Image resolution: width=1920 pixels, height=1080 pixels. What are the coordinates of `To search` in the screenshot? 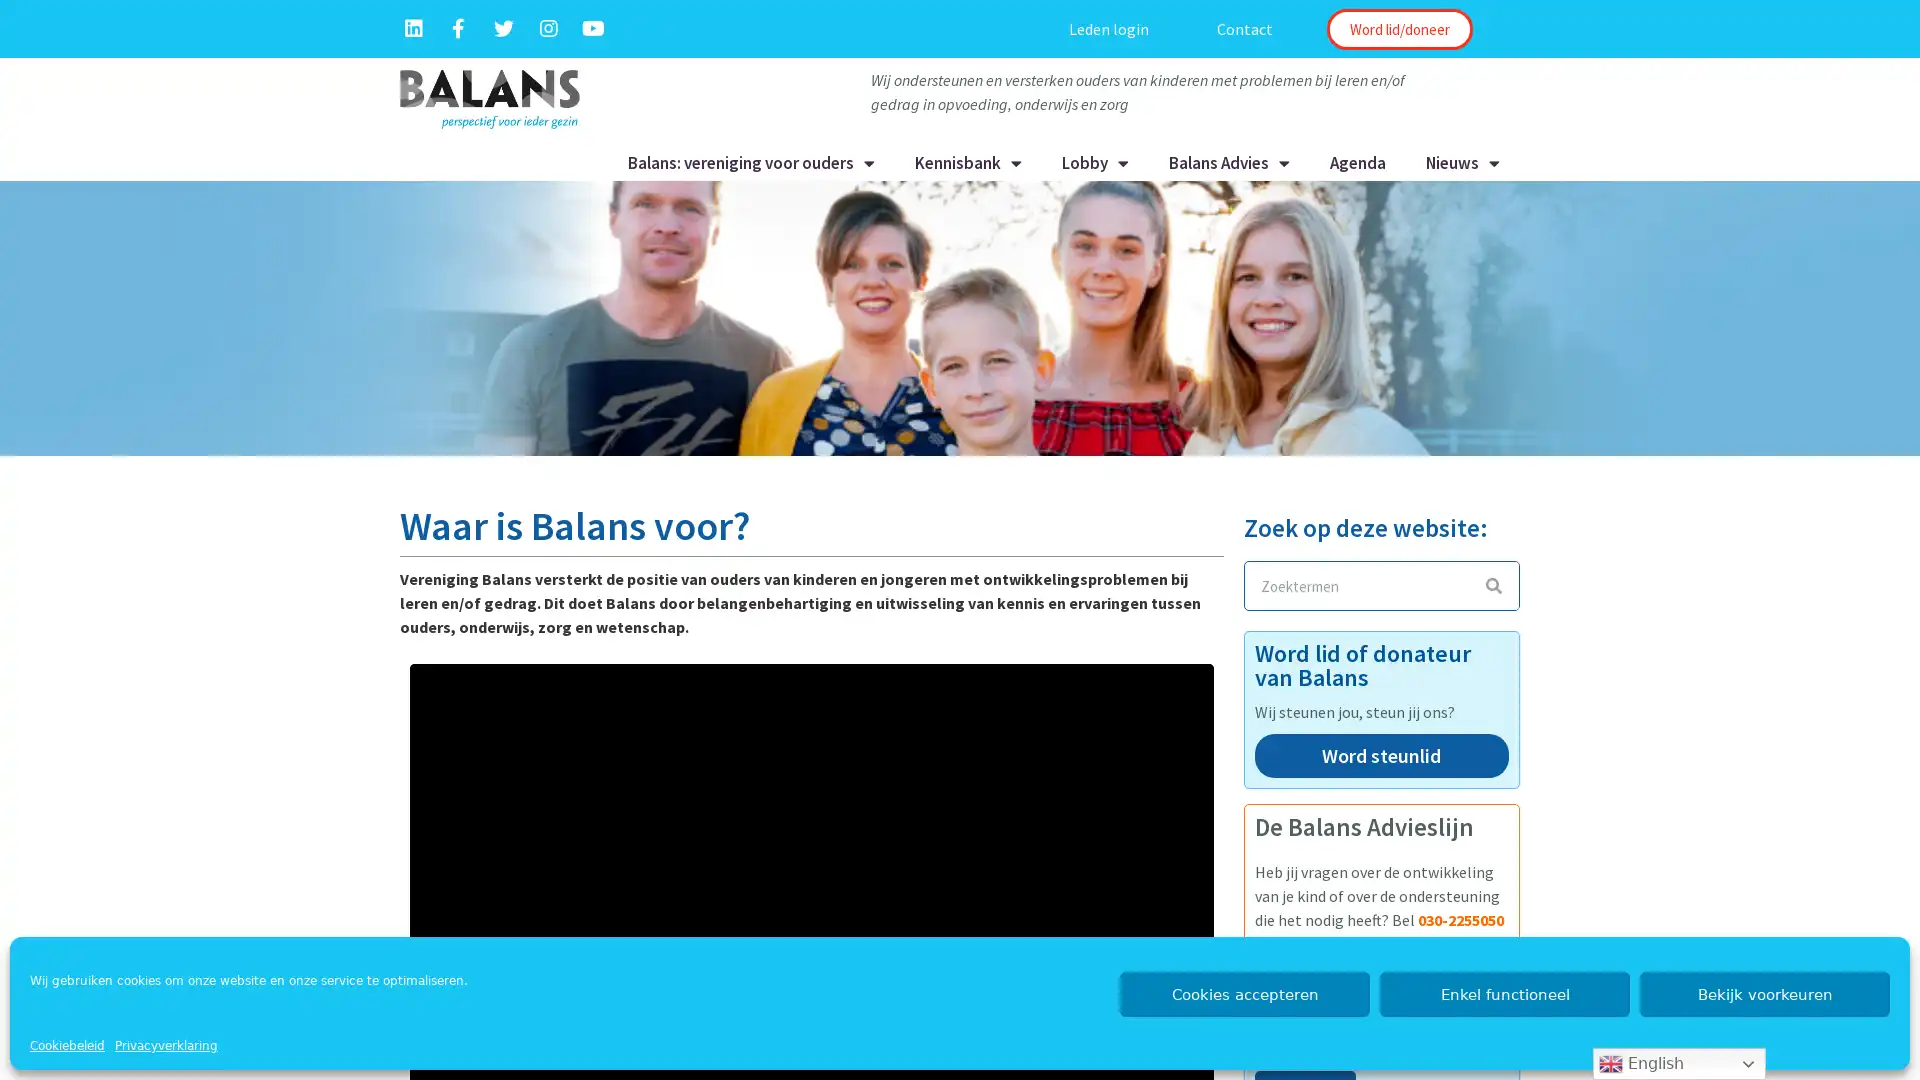 It's located at (1492, 585).